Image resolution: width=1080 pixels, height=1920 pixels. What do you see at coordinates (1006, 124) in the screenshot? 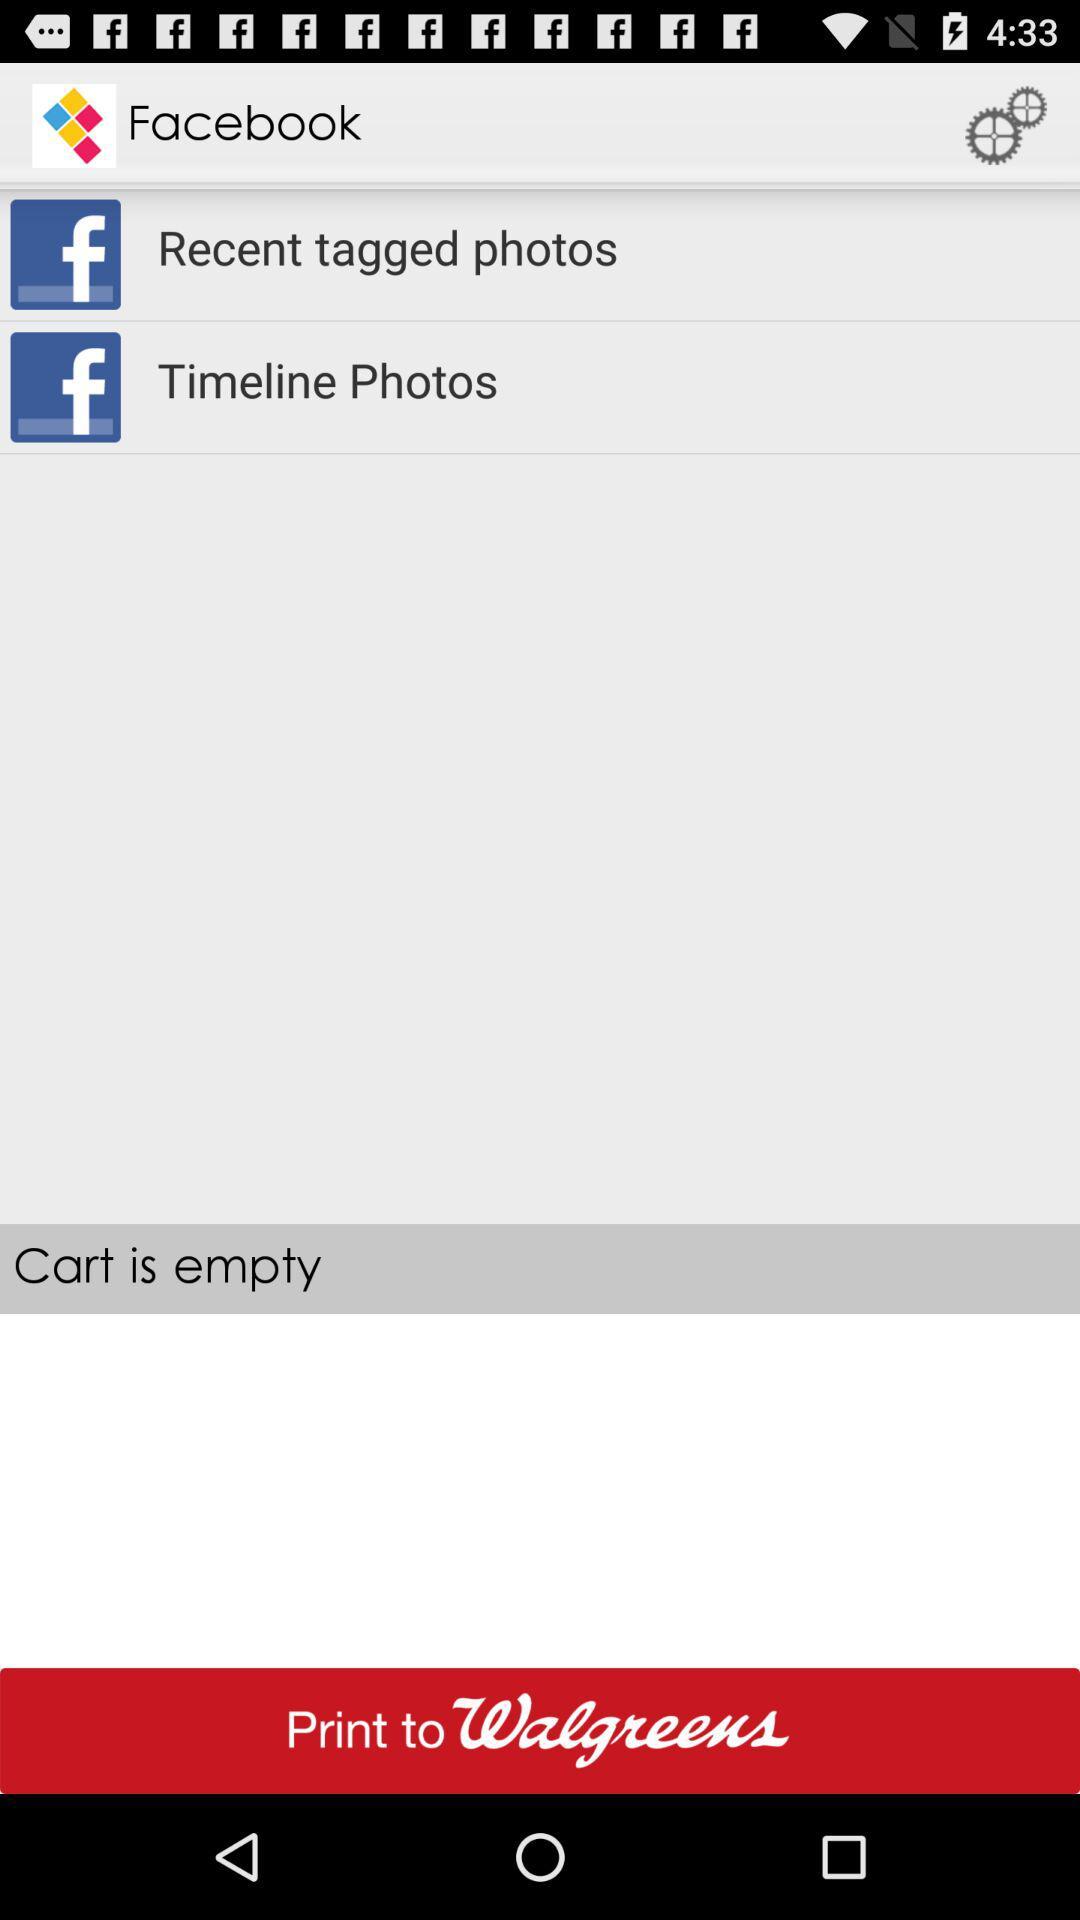
I see `the icon to the right of facebook app` at bounding box center [1006, 124].